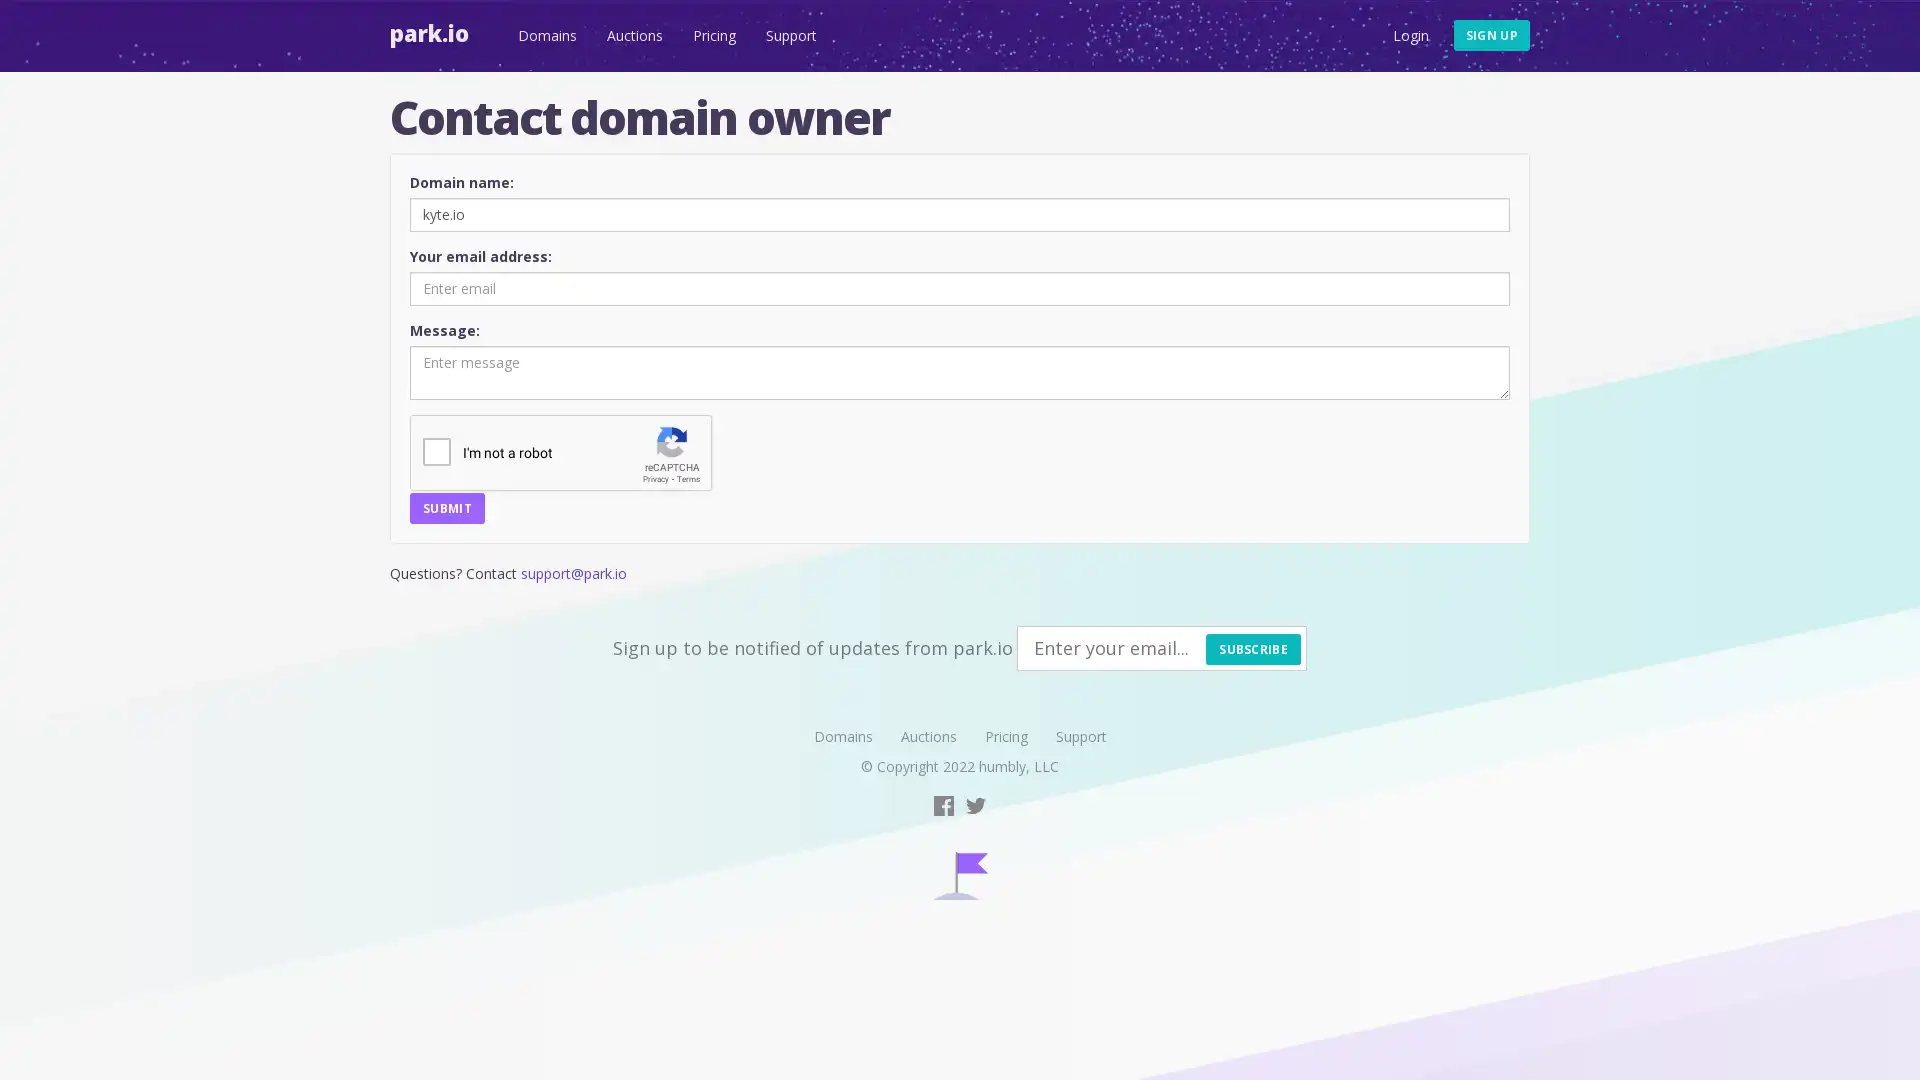 The image size is (1920, 1080). What do you see at coordinates (445, 506) in the screenshot?
I see `SUBMIT` at bounding box center [445, 506].